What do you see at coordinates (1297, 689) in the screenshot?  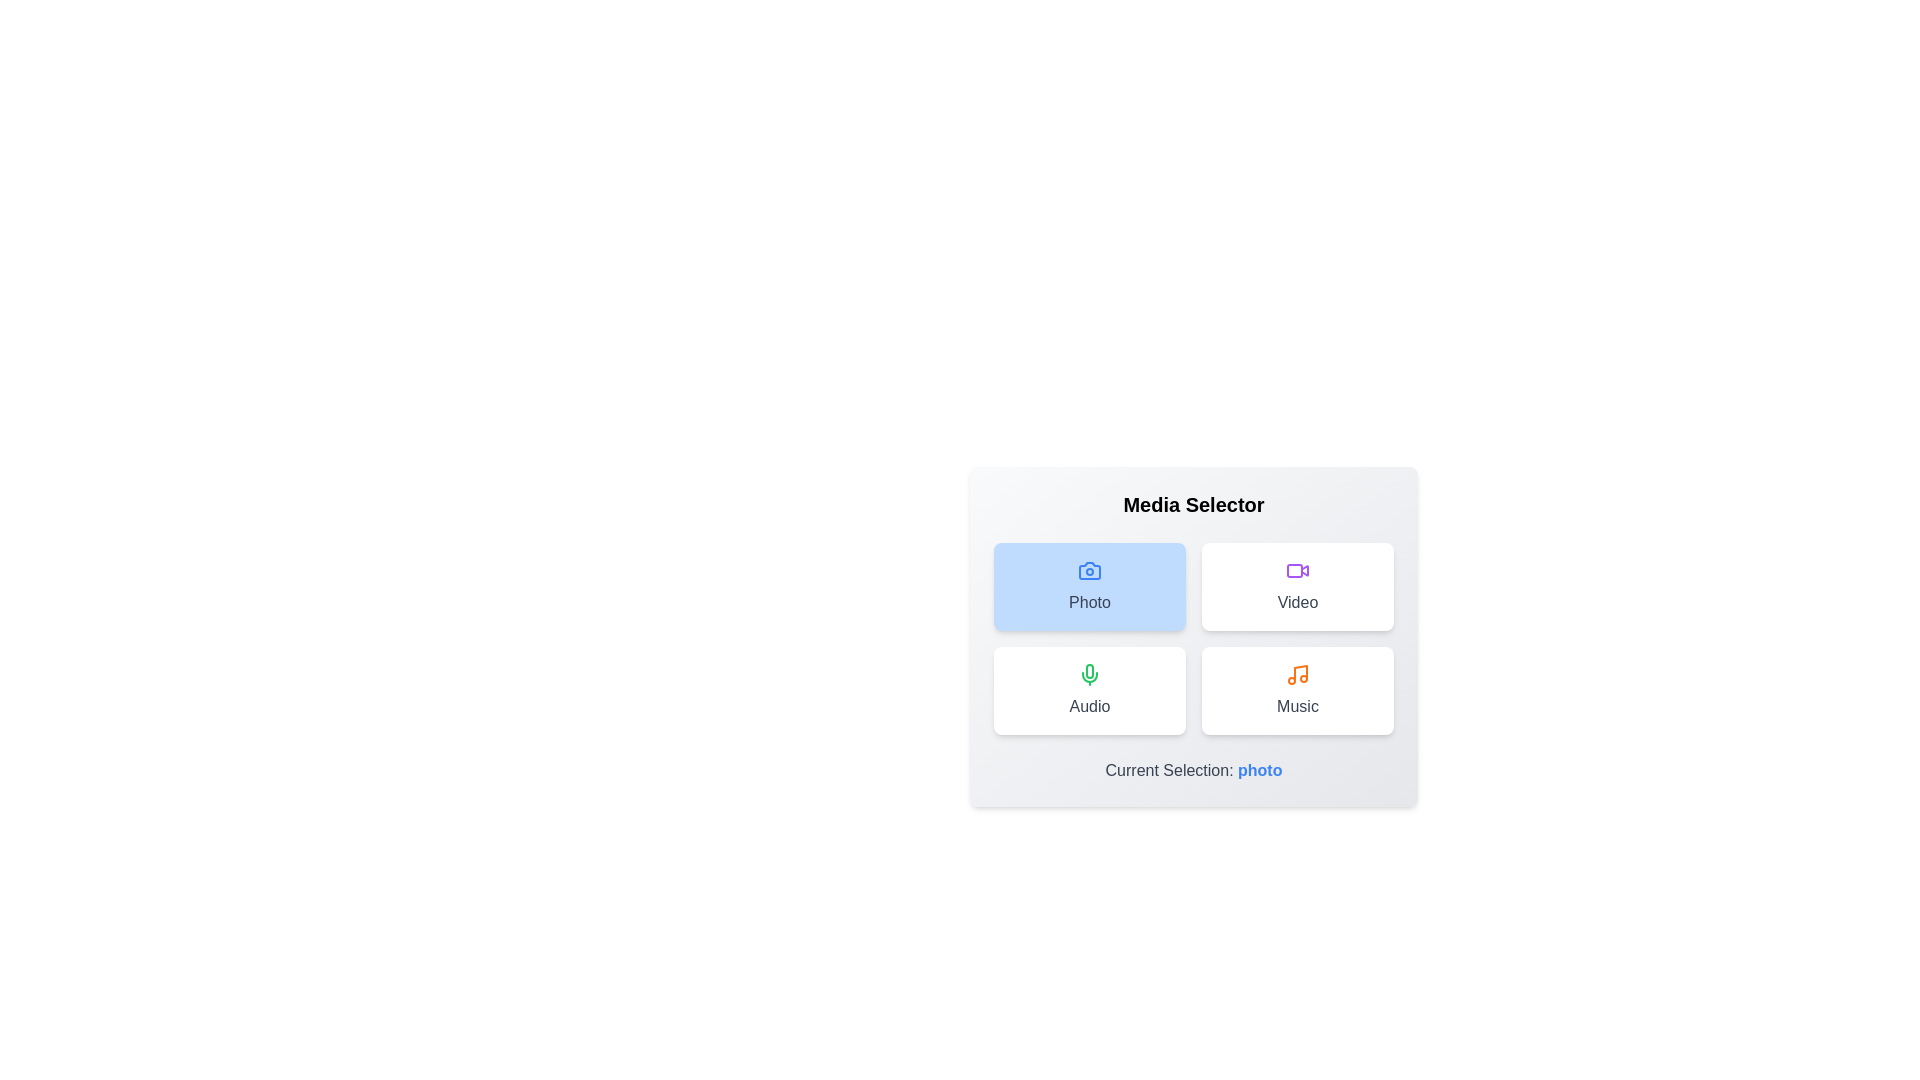 I see `the media option buttons to see the hover effect for Music` at bounding box center [1297, 689].